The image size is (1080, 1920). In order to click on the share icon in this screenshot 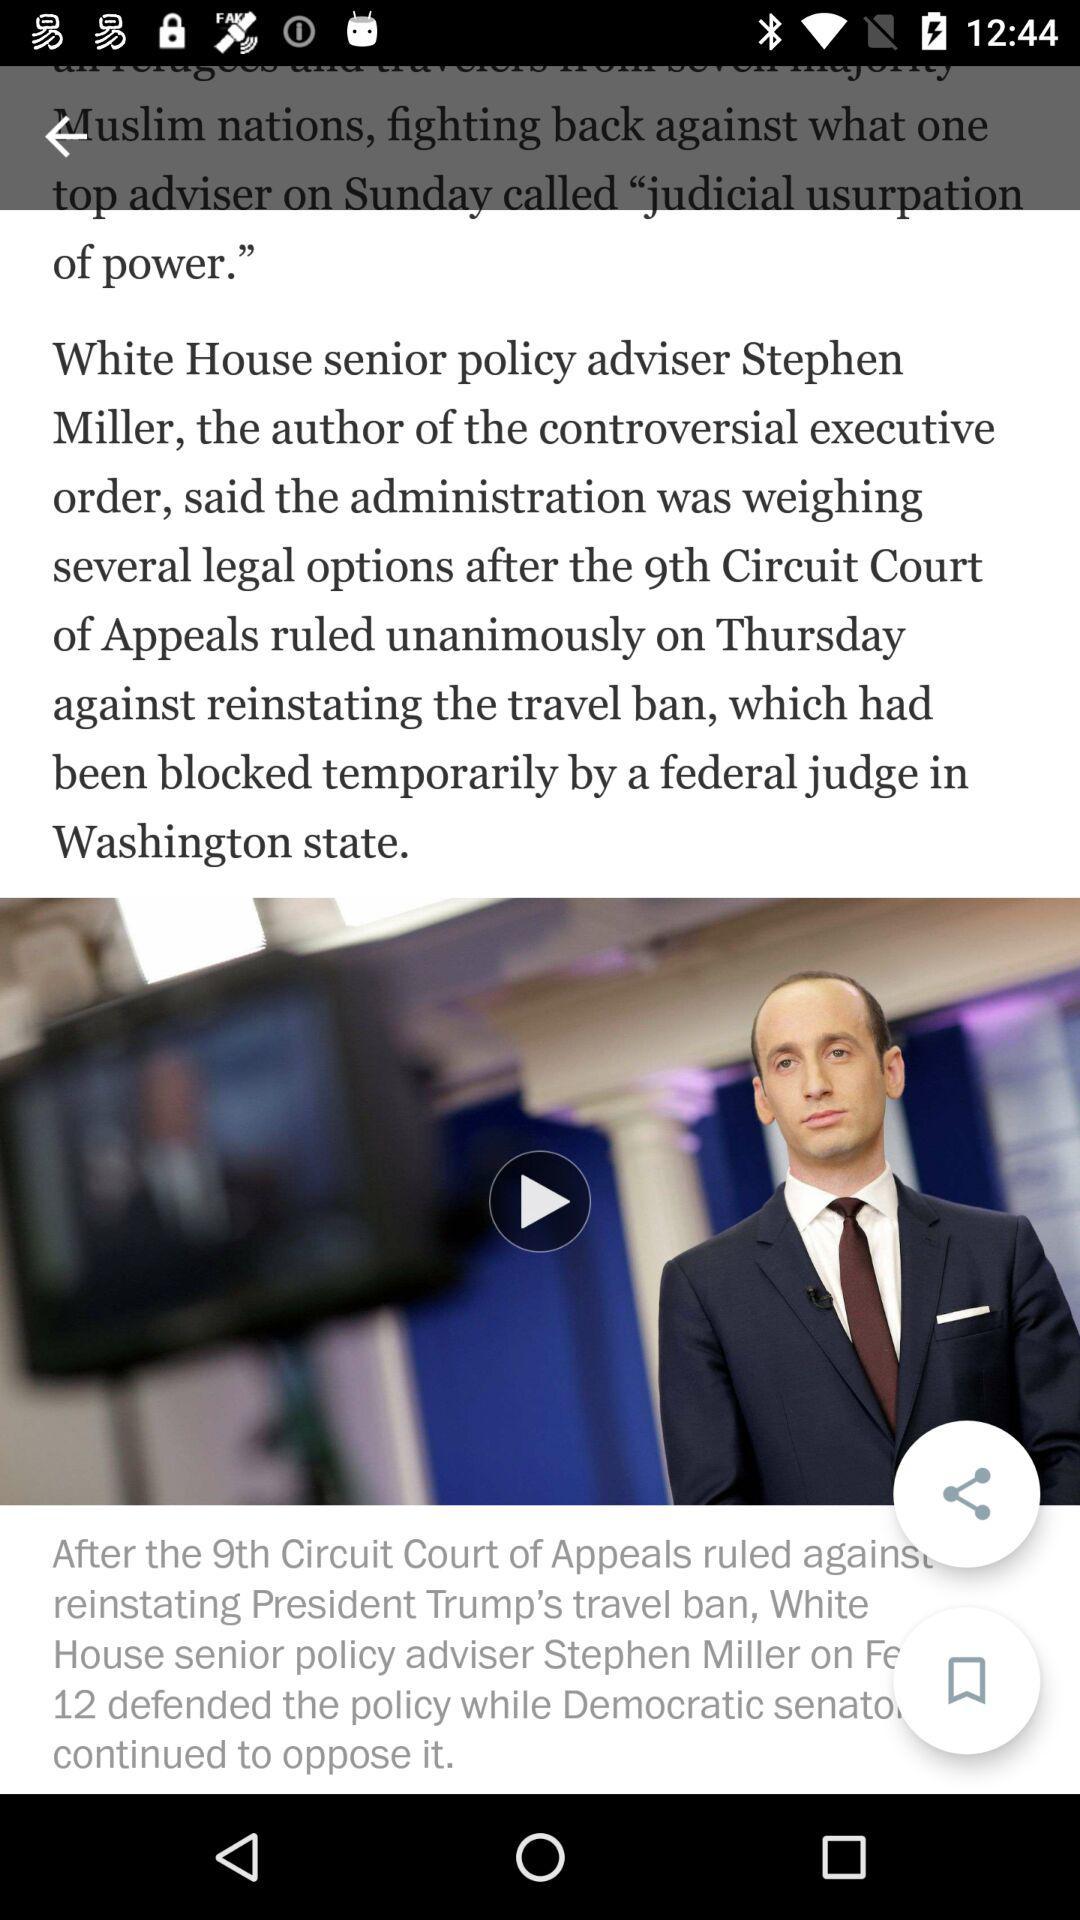, I will do `click(965, 1493)`.